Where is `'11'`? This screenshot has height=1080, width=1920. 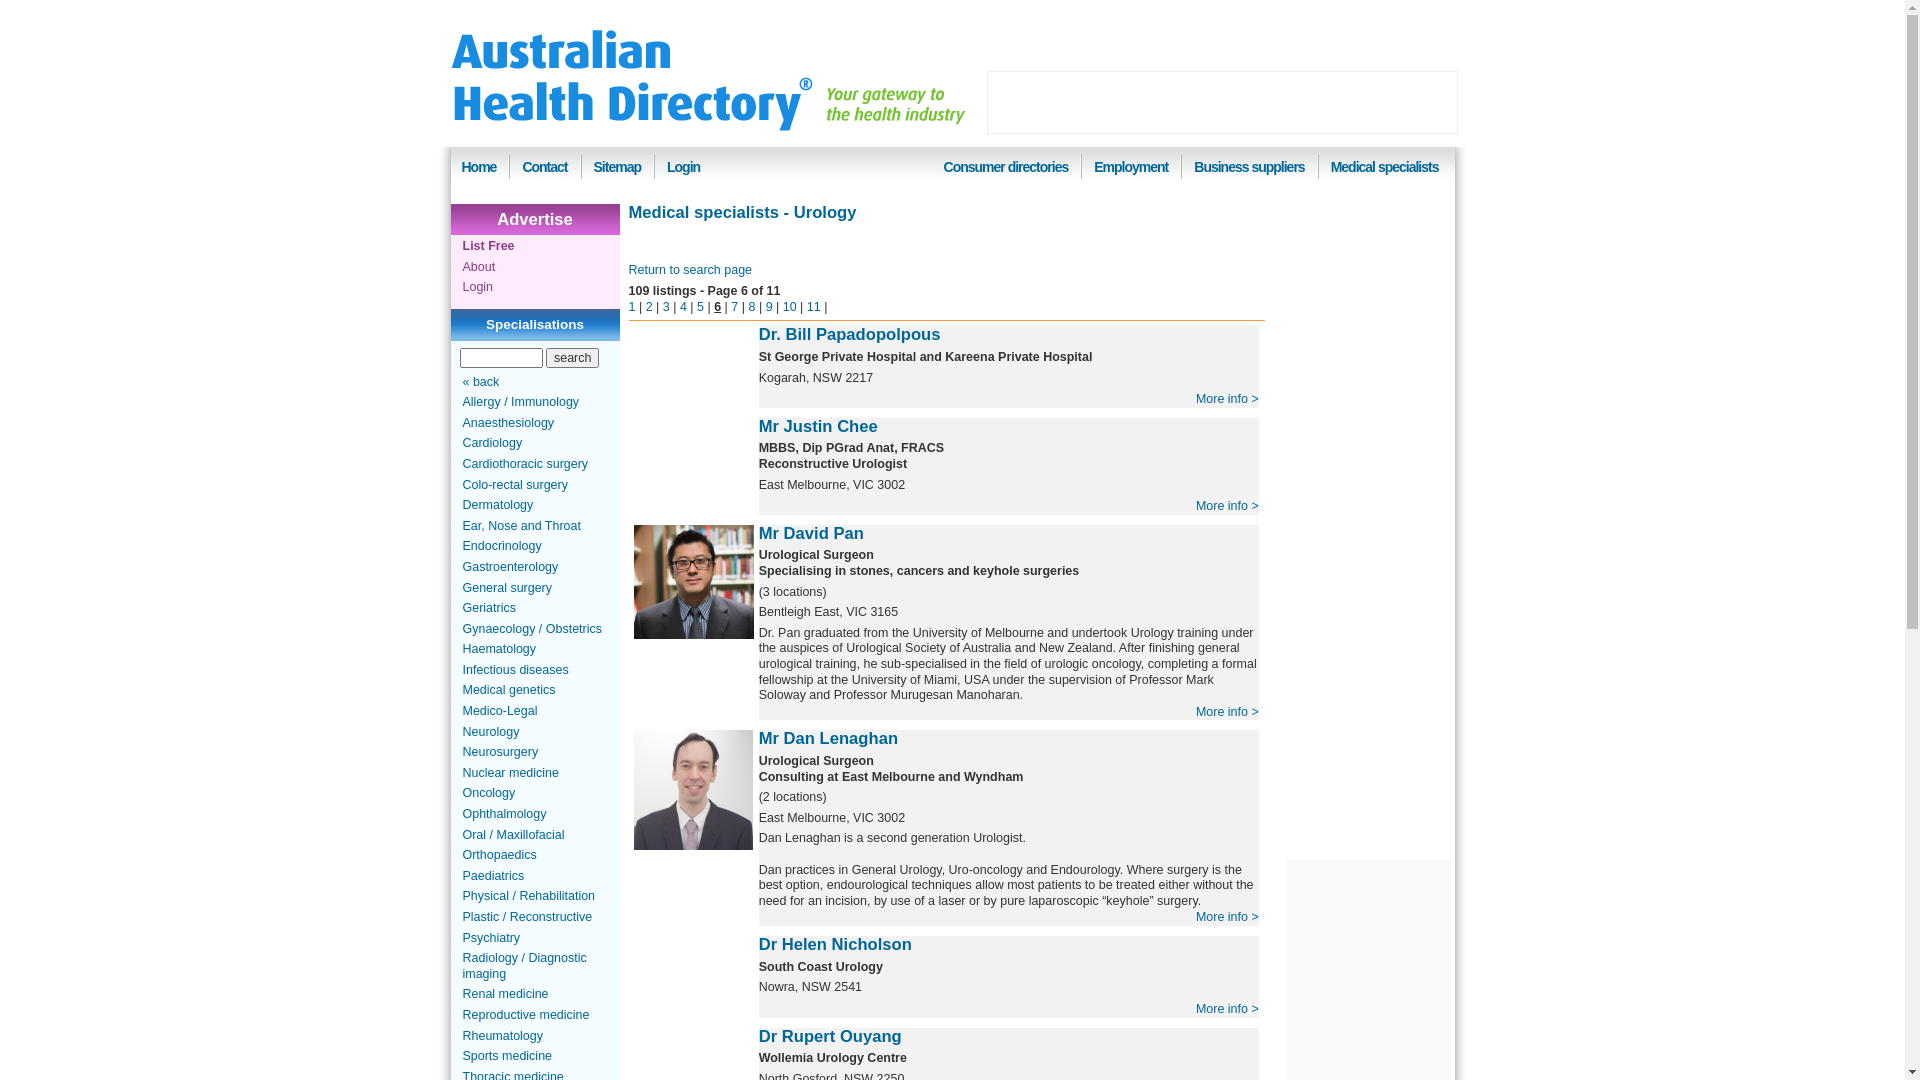 '11' is located at coordinates (814, 307).